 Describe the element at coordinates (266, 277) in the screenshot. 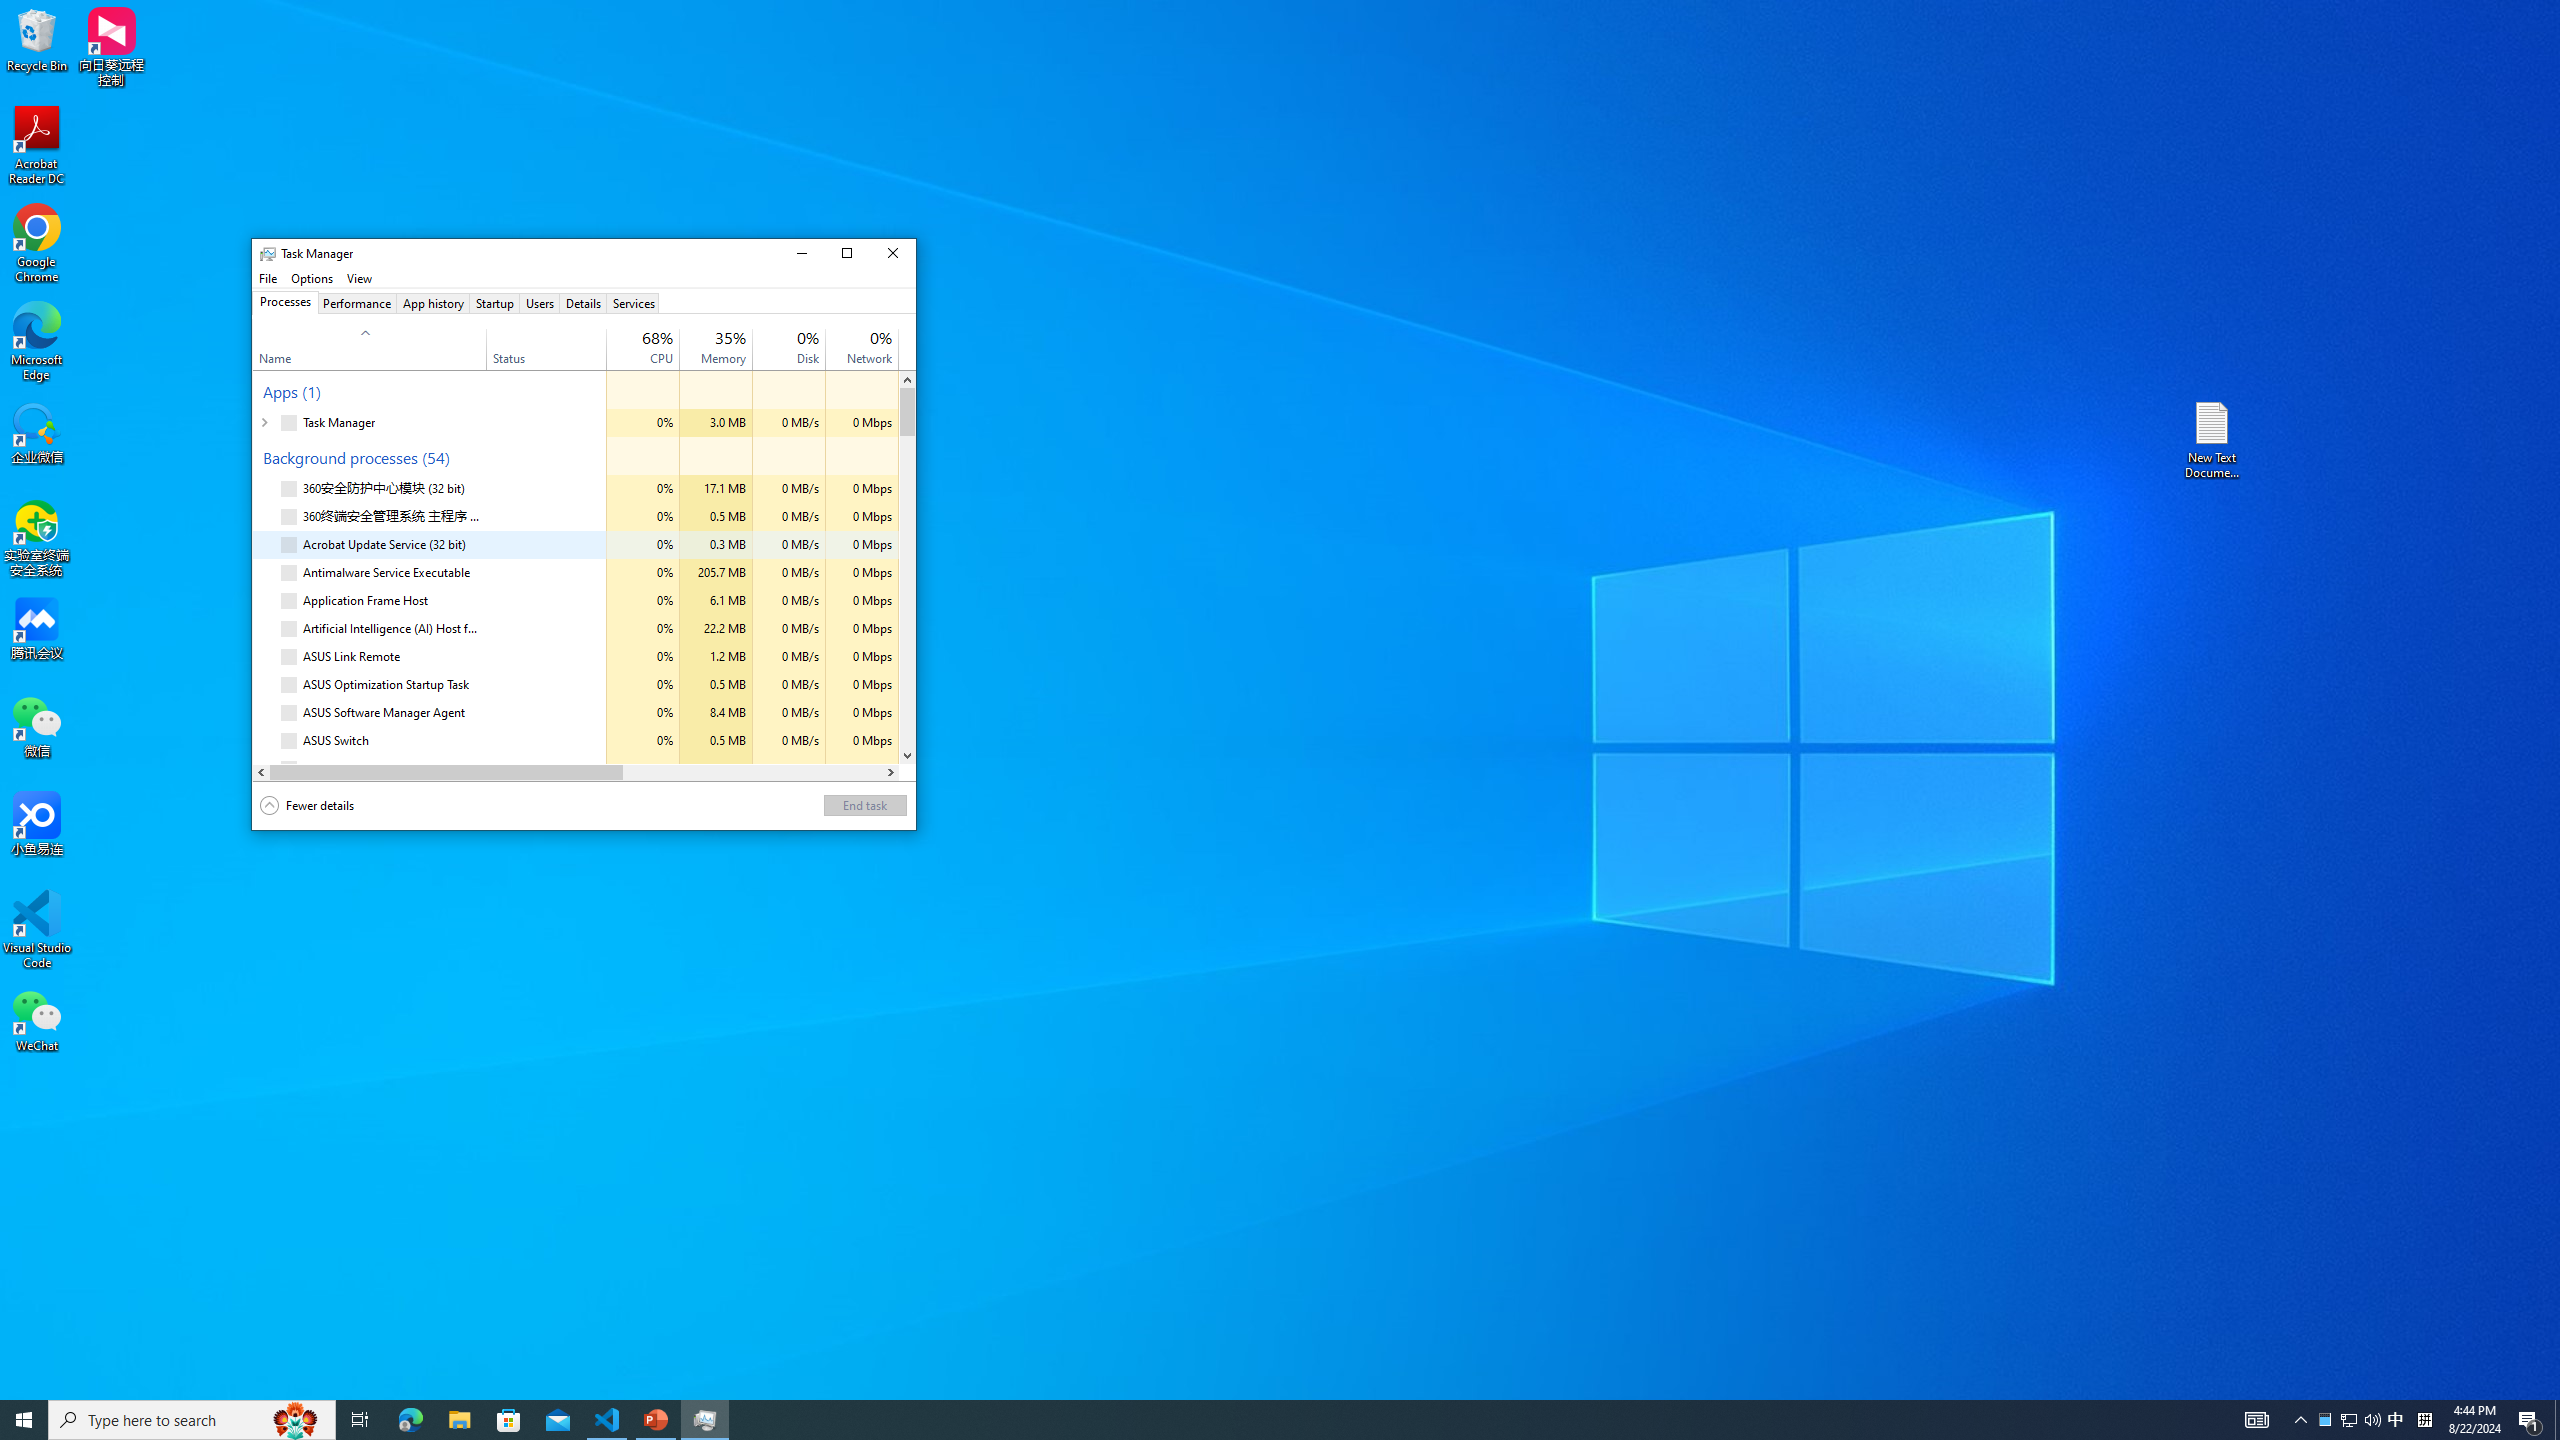

I see `'File'` at that location.